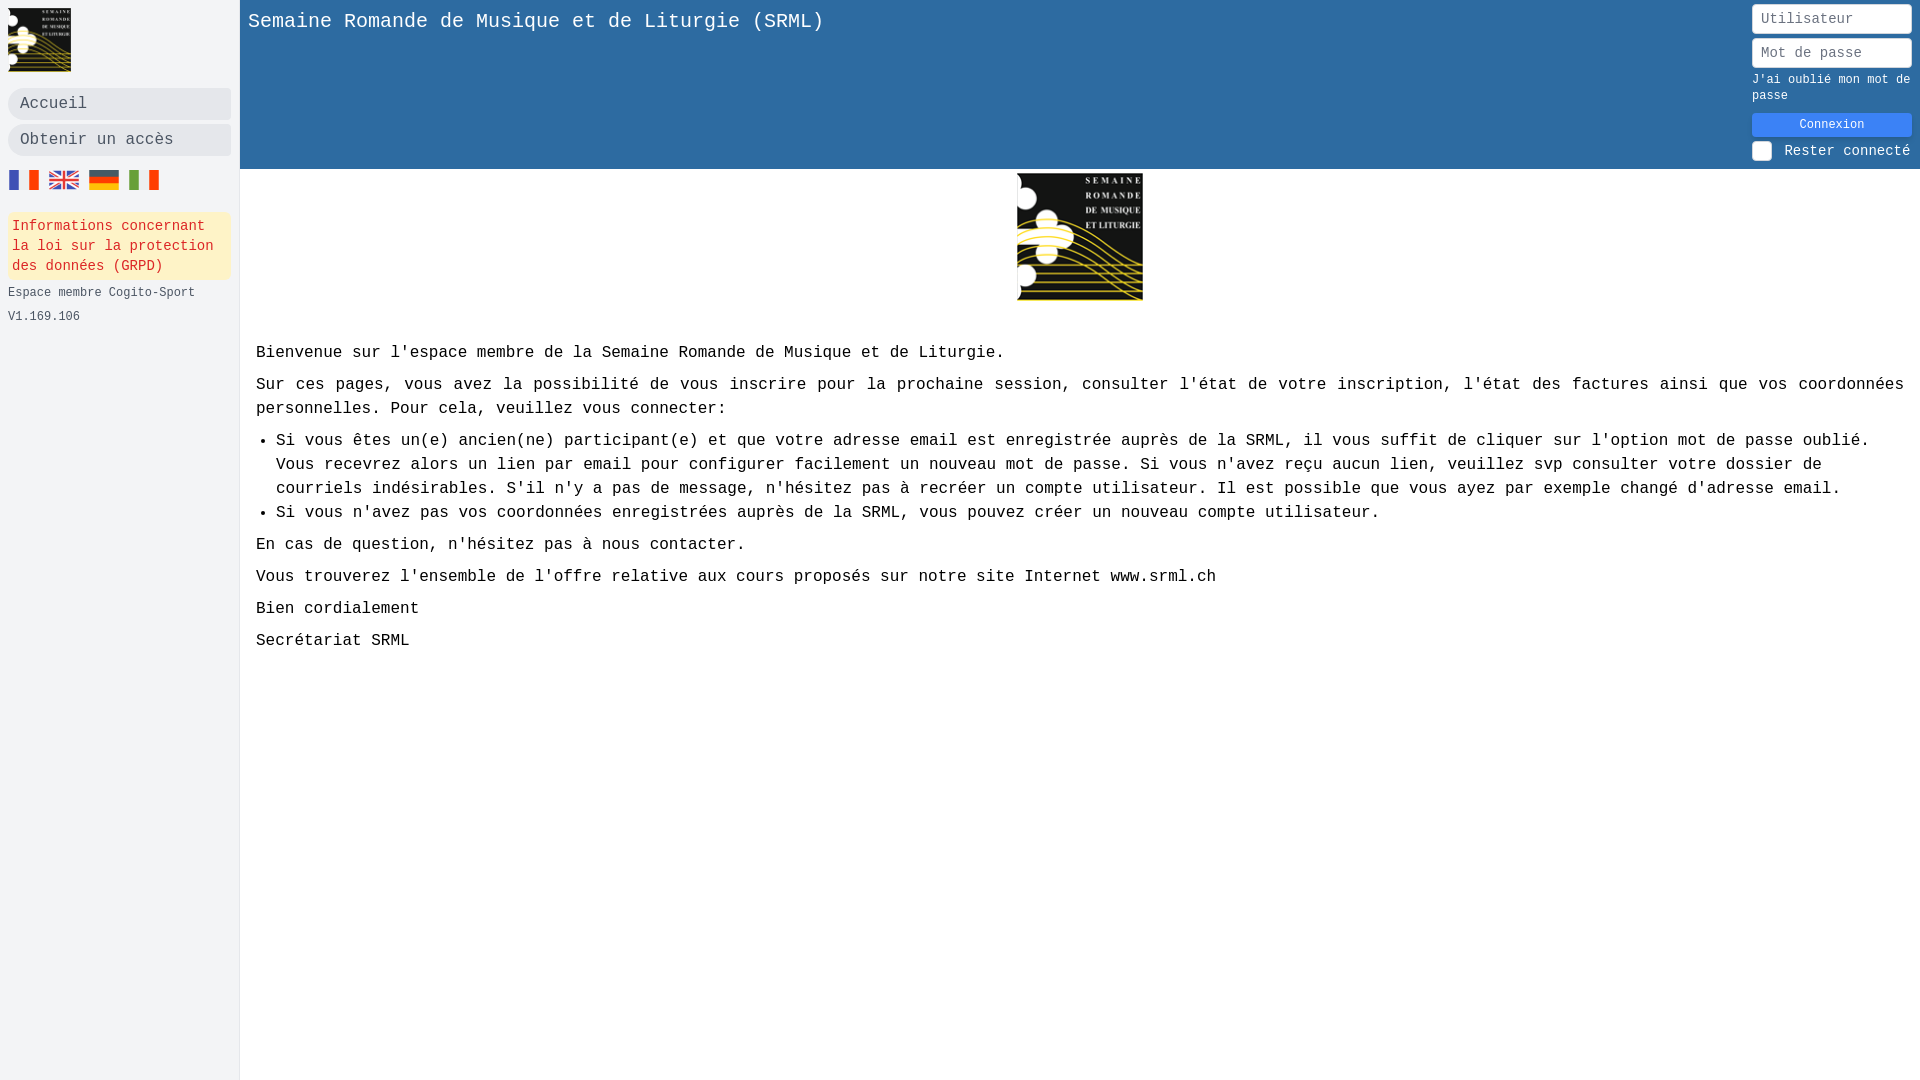 Image resolution: width=1920 pixels, height=1080 pixels. Describe the element at coordinates (1832, 124) in the screenshot. I see `'Connexion'` at that location.